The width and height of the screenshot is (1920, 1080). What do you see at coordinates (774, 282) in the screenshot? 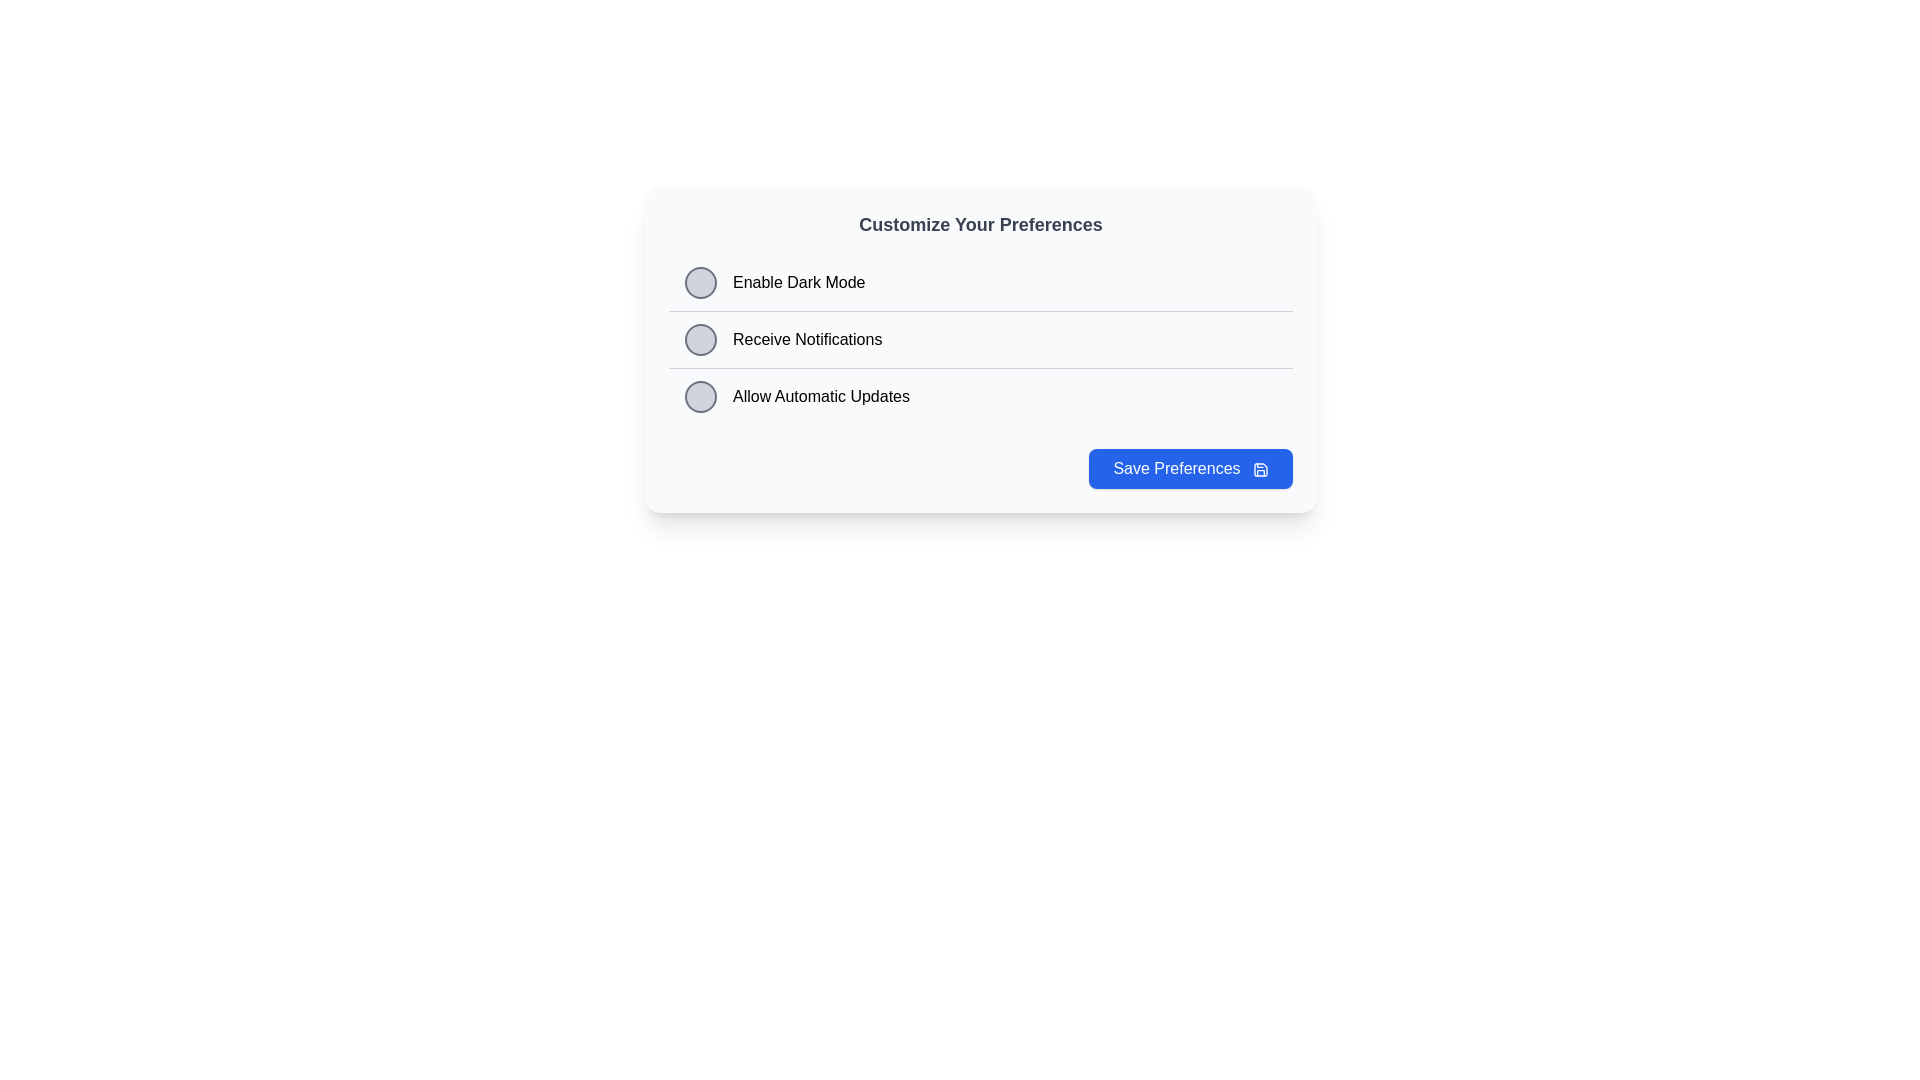
I see `the 'Enable Dark Mode' label in the preference options, which features a circular unselected radio button styled in gray, located at the top of the list in a centered modal window` at bounding box center [774, 282].